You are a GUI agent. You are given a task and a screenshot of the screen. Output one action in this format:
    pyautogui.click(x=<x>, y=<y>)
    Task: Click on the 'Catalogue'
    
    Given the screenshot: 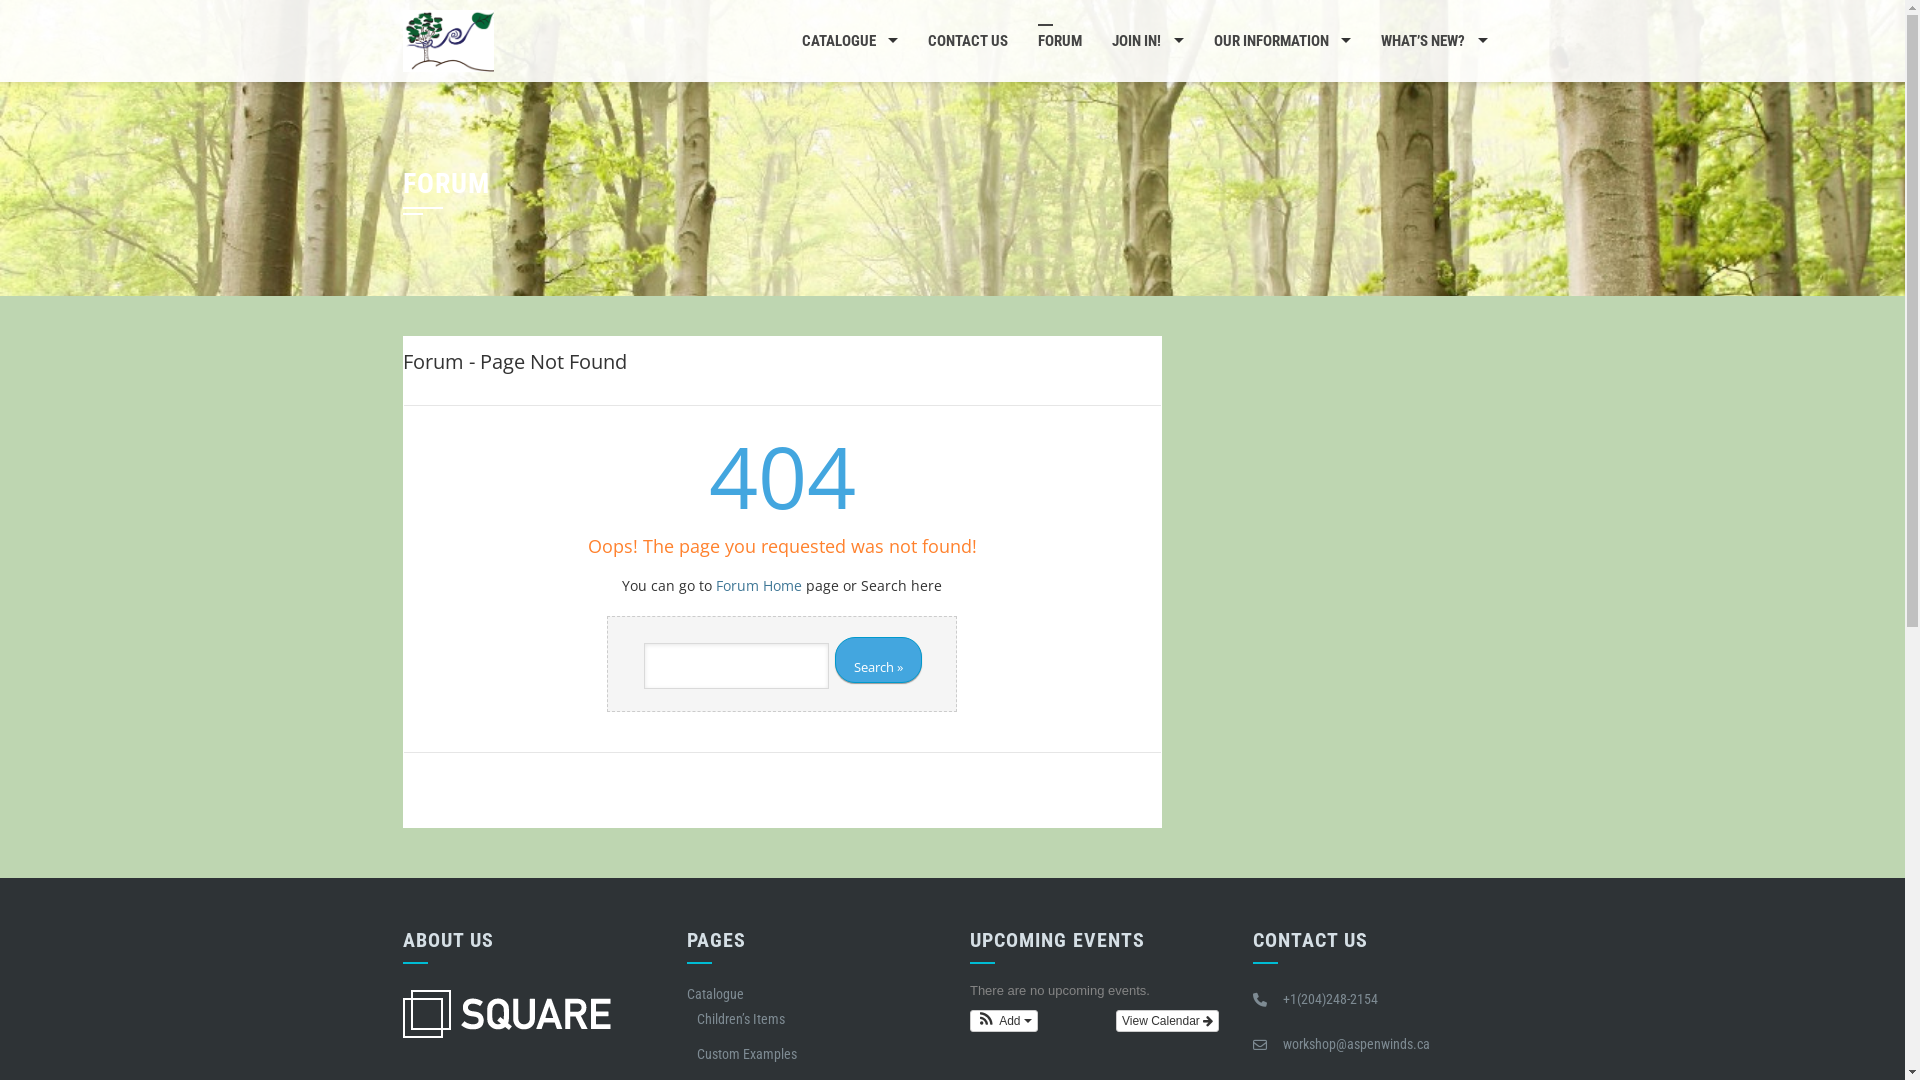 What is the action you would take?
    pyautogui.click(x=715, y=994)
    